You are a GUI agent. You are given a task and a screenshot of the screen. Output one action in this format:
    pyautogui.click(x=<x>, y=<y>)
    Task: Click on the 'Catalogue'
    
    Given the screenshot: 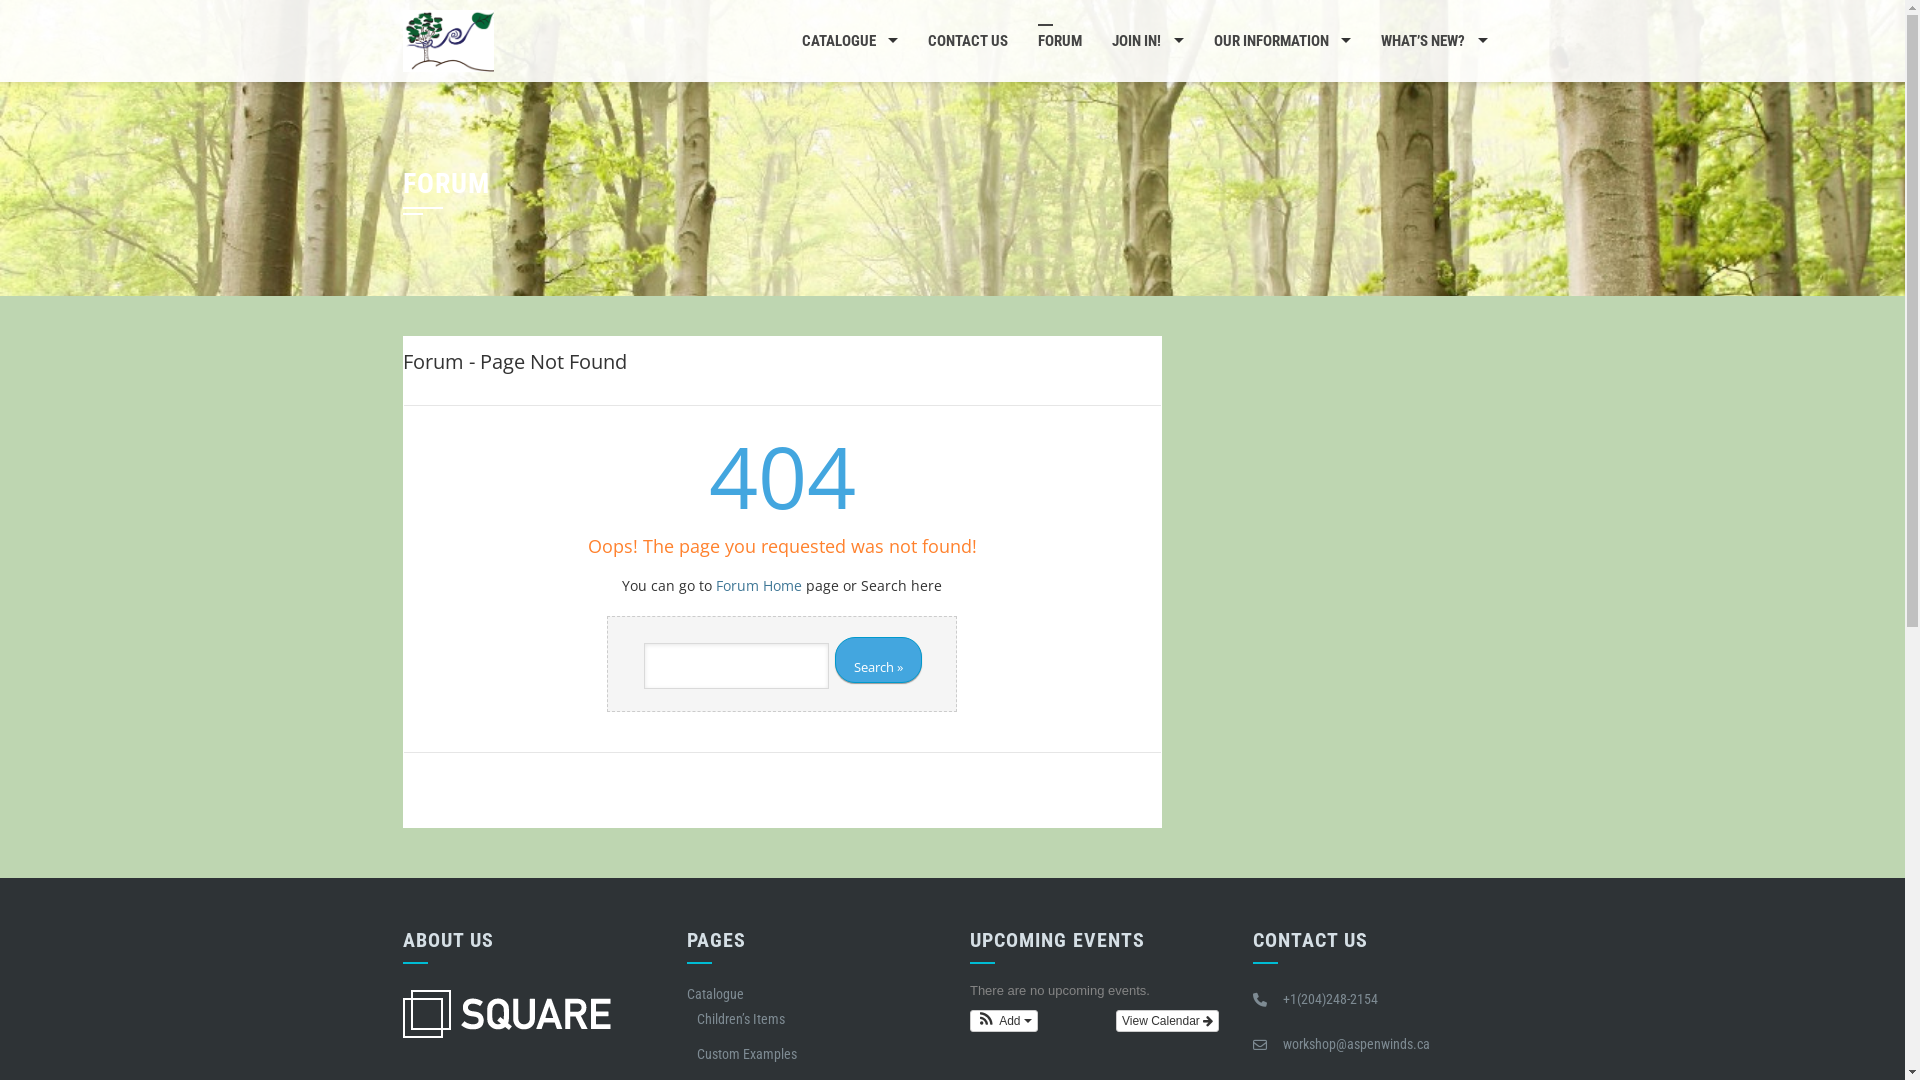 What is the action you would take?
    pyautogui.click(x=715, y=994)
    